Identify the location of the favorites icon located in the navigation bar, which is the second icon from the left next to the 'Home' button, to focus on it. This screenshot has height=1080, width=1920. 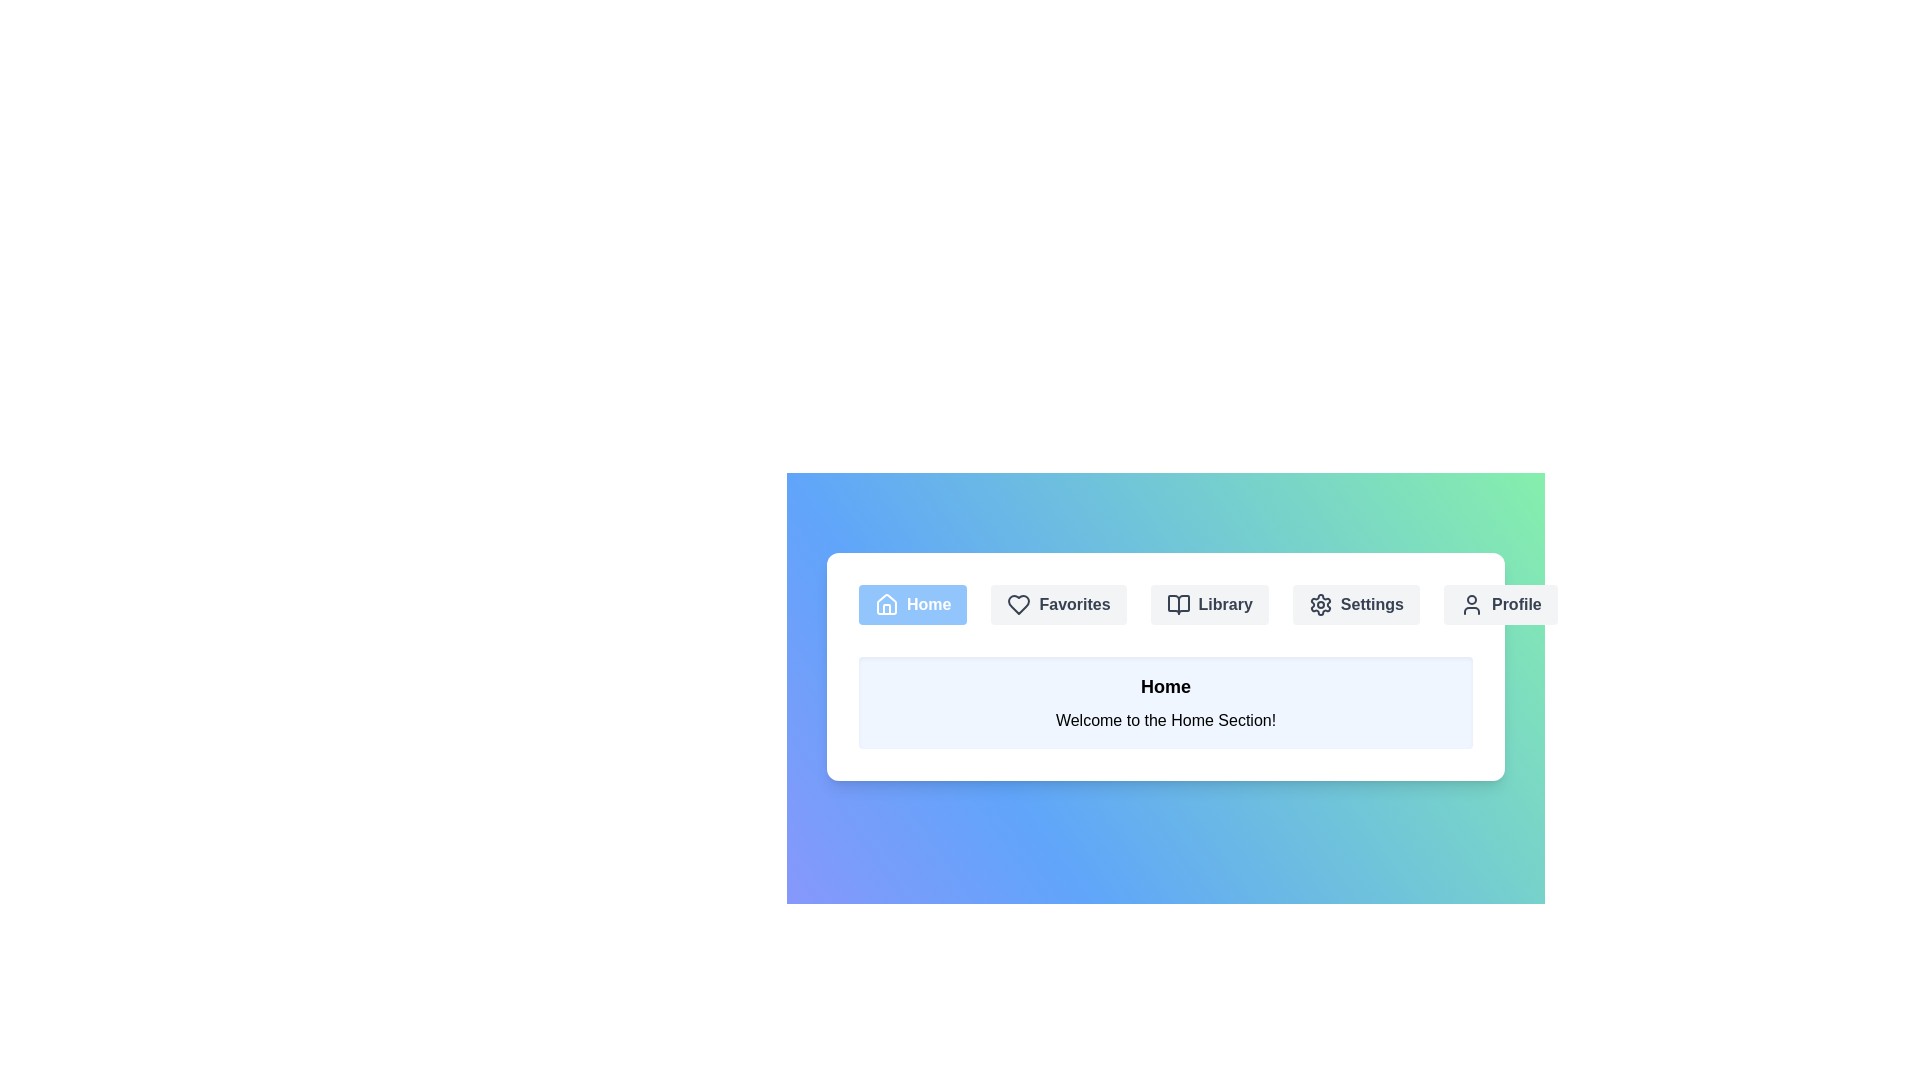
(1019, 604).